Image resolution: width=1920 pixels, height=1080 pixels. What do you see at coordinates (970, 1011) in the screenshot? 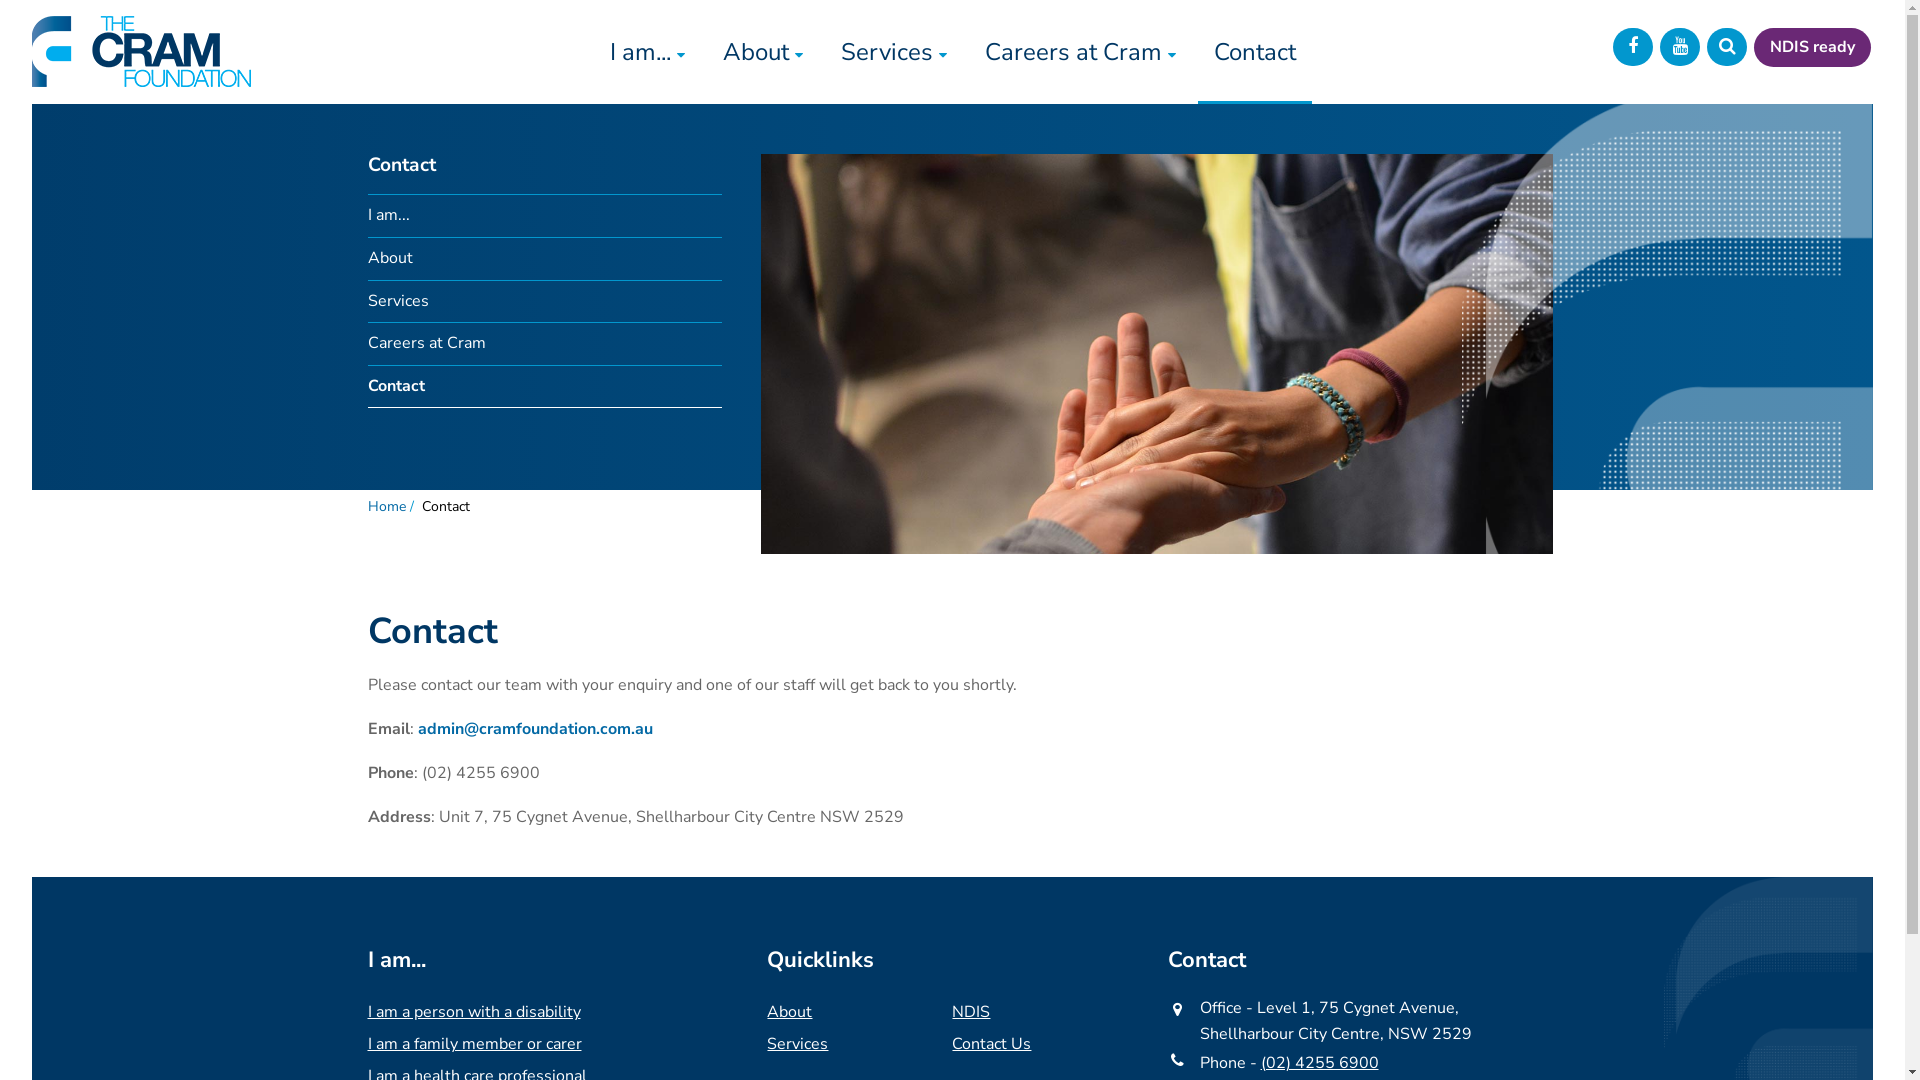
I see `'NDIS'` at bounding box center [970, 1011].